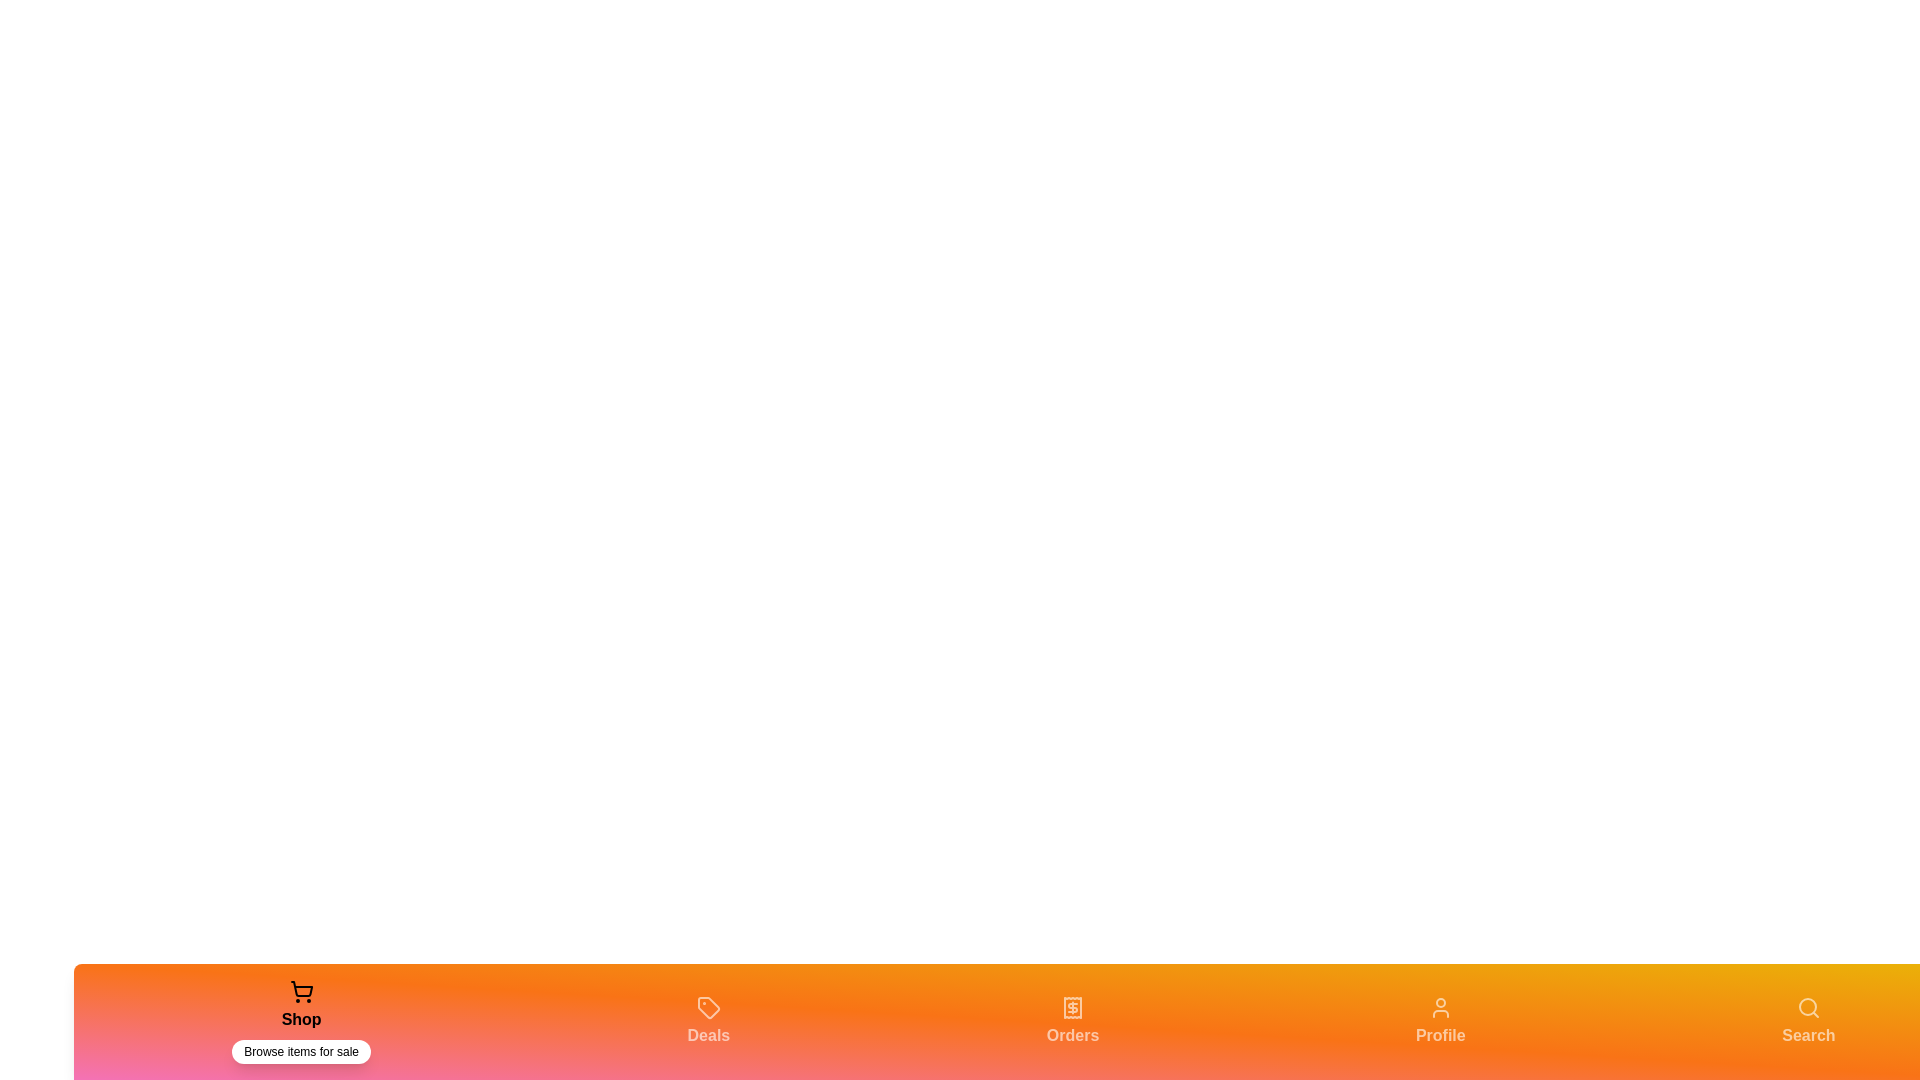  Describe the element at coordinates (1072, 1022) in the screenshot. I see `the Orders tab in the navigation bar` at that location.